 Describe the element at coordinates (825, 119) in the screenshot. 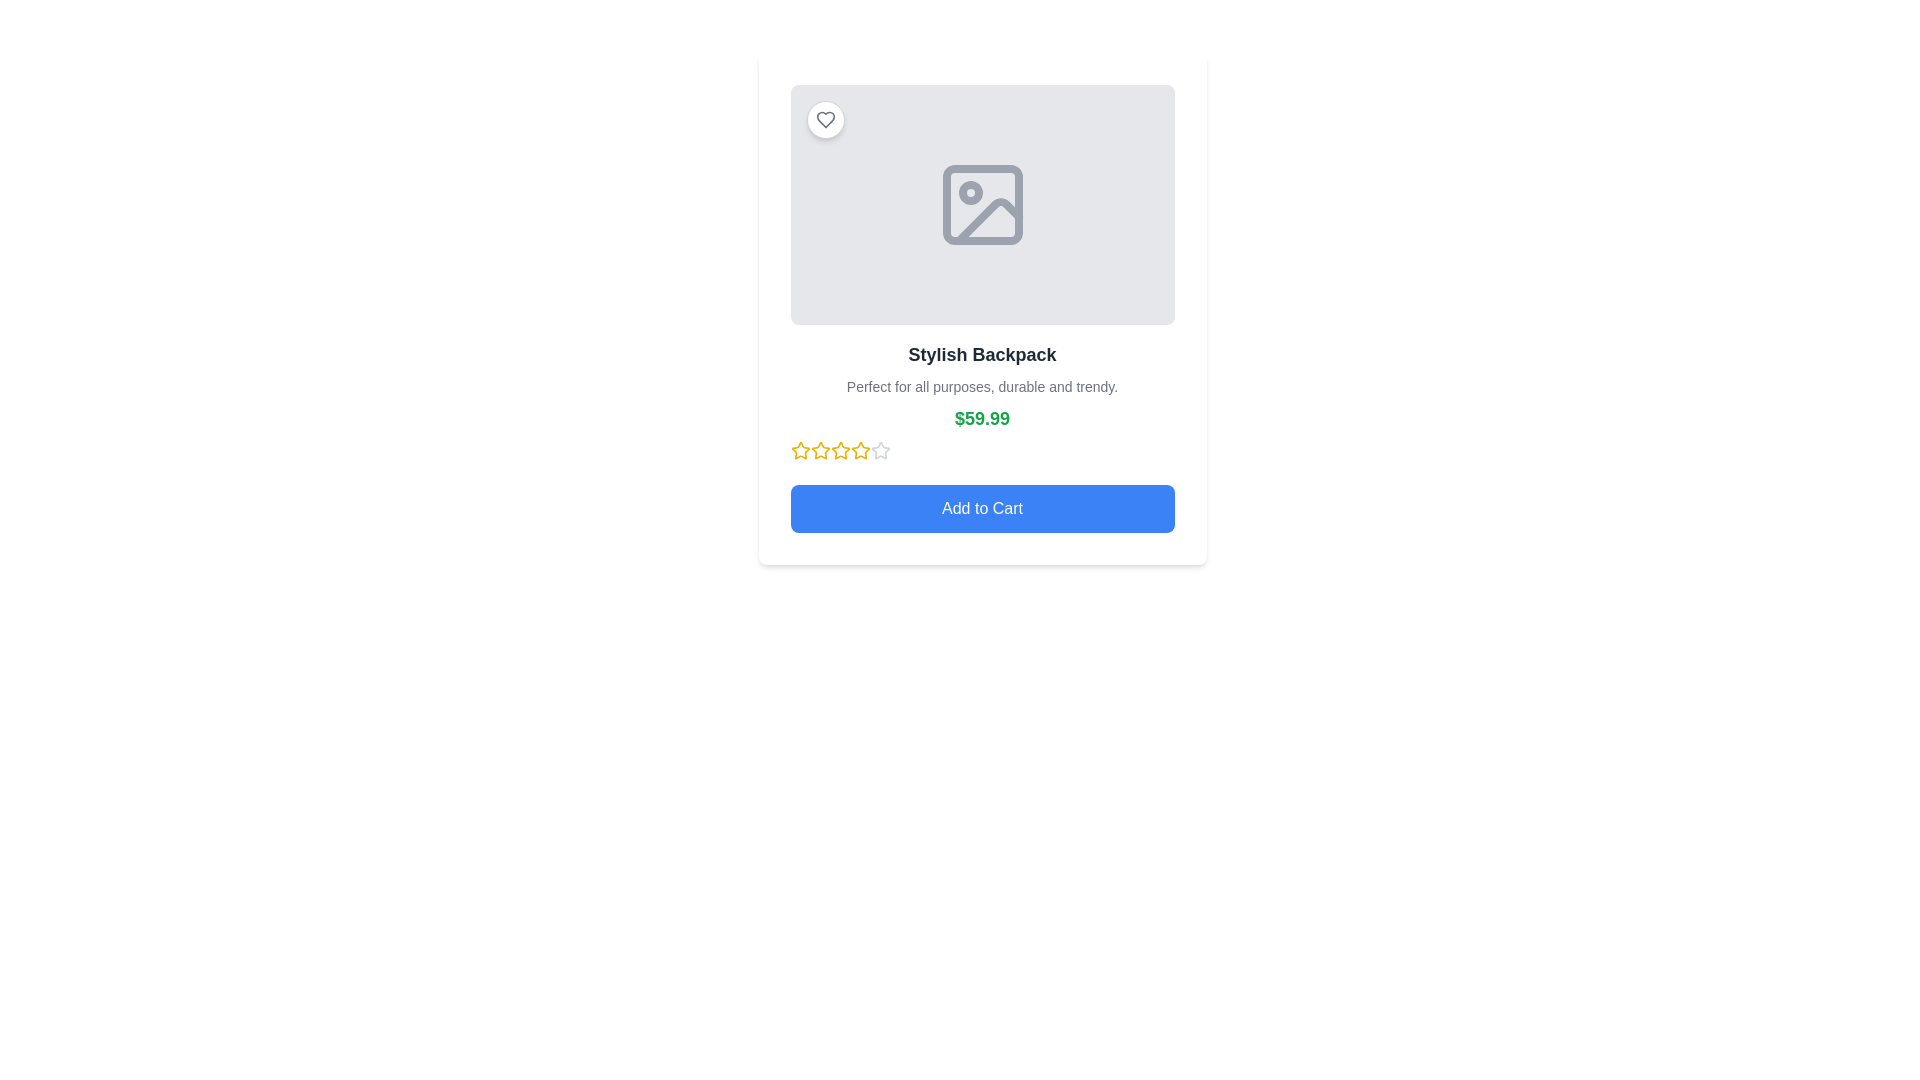

I see `the heart icon used to mark the product as a favorite for accessibility interactions` at that location.